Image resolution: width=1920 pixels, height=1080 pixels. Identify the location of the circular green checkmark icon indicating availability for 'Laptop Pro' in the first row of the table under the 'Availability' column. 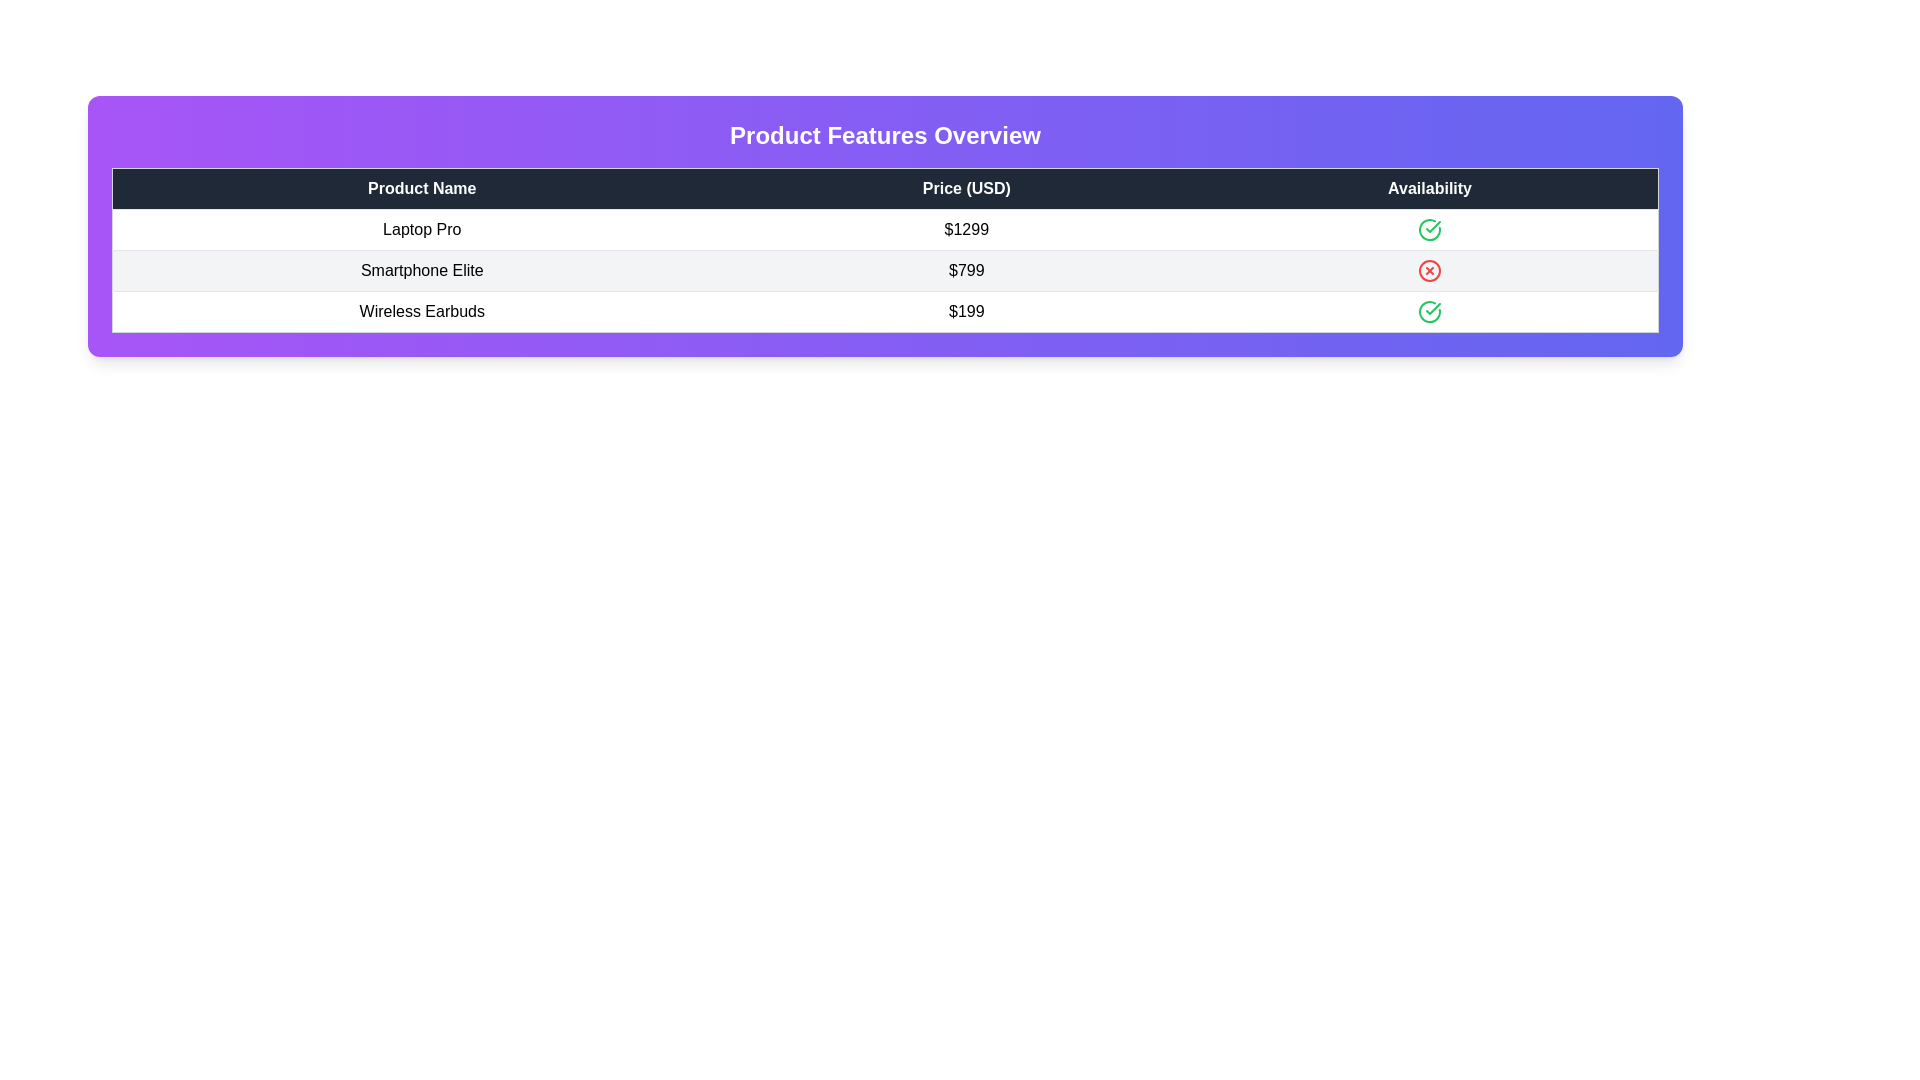
(1429, 229).